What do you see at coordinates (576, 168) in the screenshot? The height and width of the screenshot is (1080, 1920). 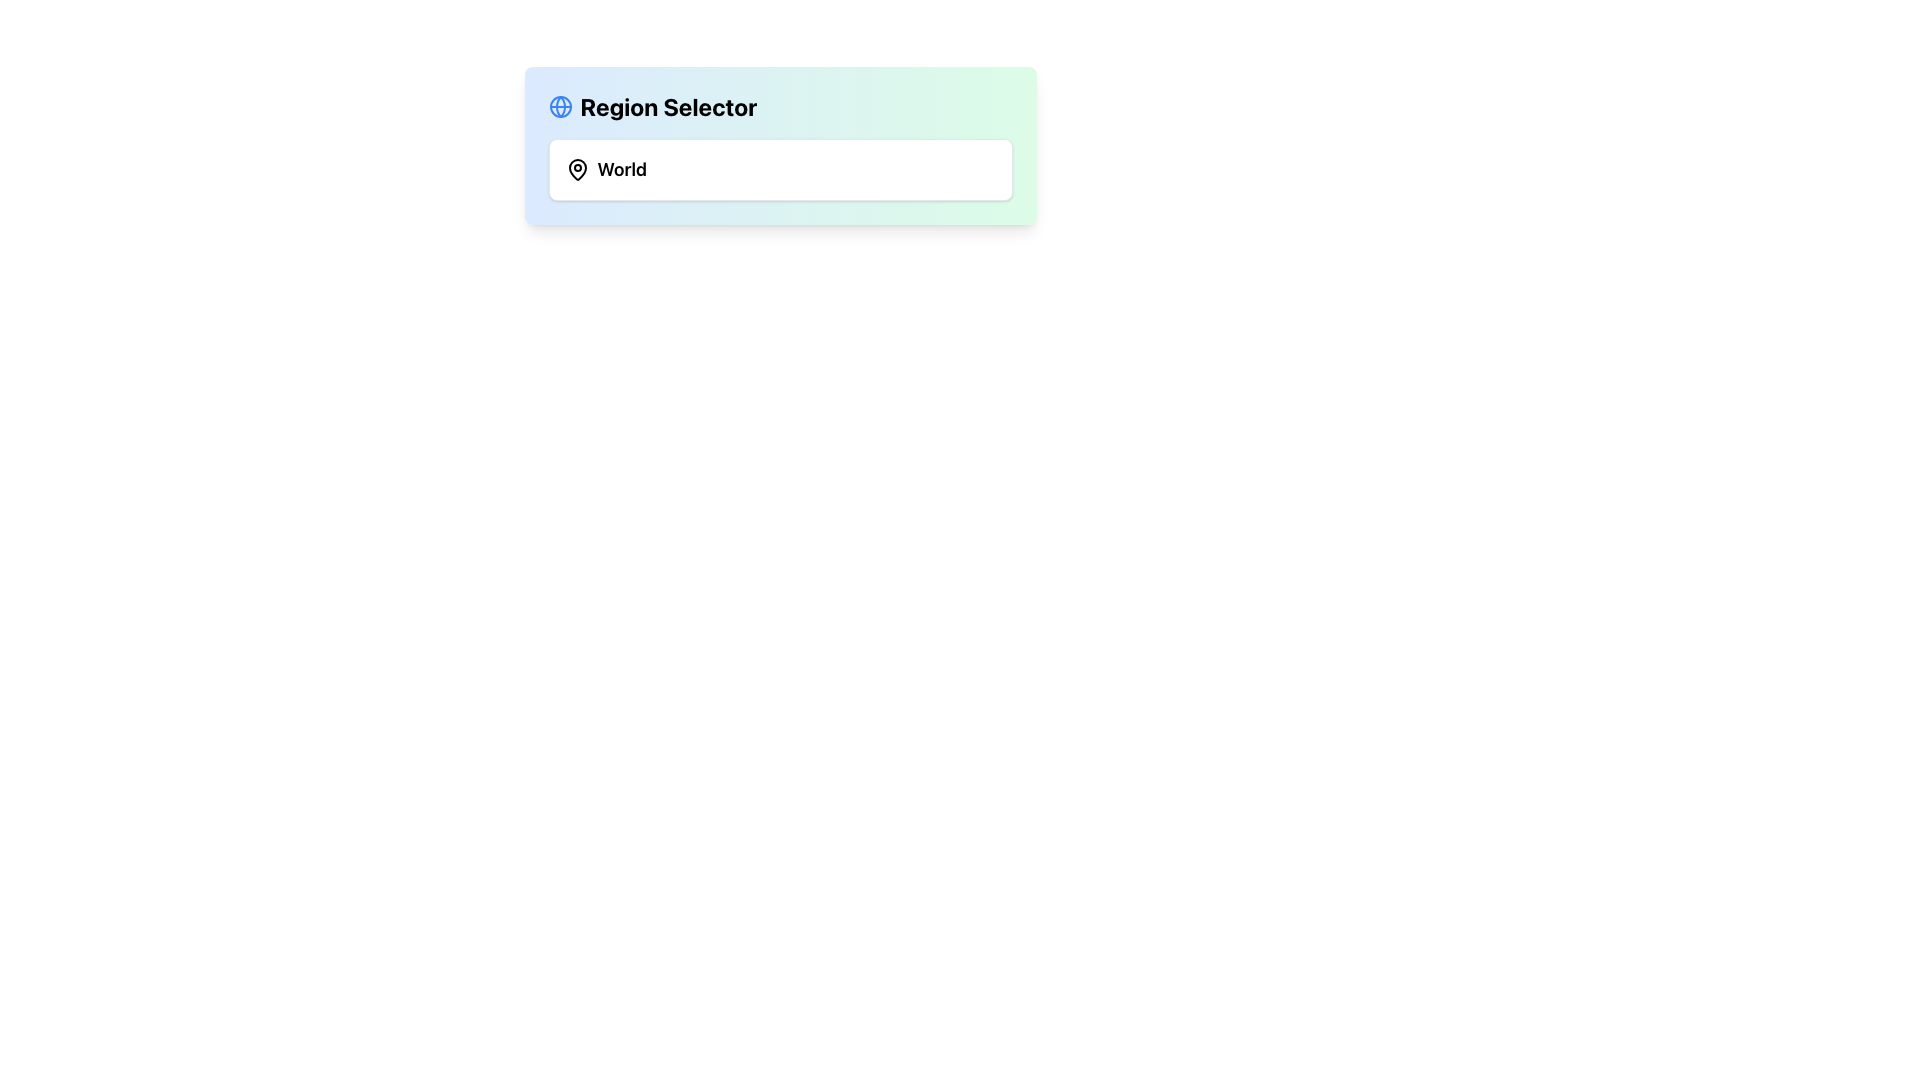 I see `the pin-like icon, which is styled in an outlined design and positioned to the left of the text 'World' within the 'Region Selector' card` at bounding box center [576, 168].